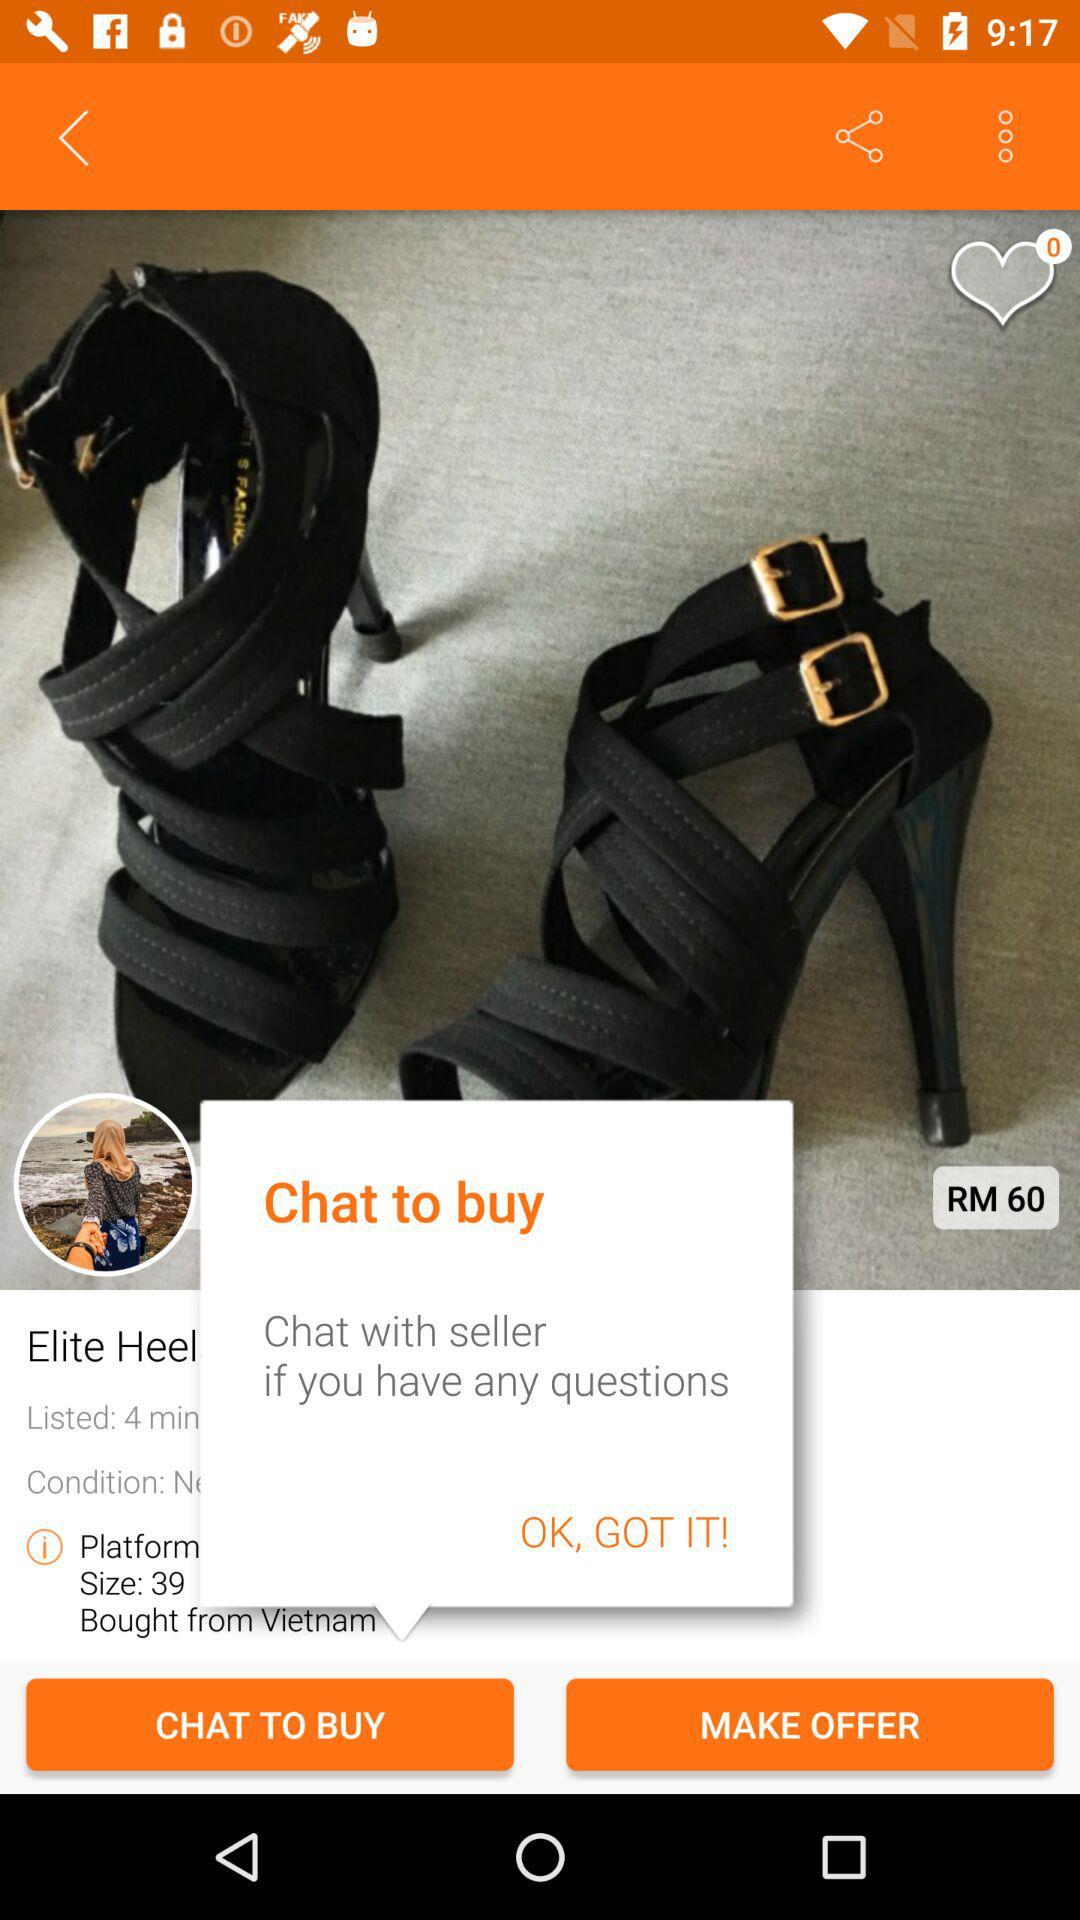 The height and width of the screenshot is (1920, 1080). What do you see at coordinates (105, 1184) in the screenshot?
I see `the avatar icon` at bounding box center [105, 1184].